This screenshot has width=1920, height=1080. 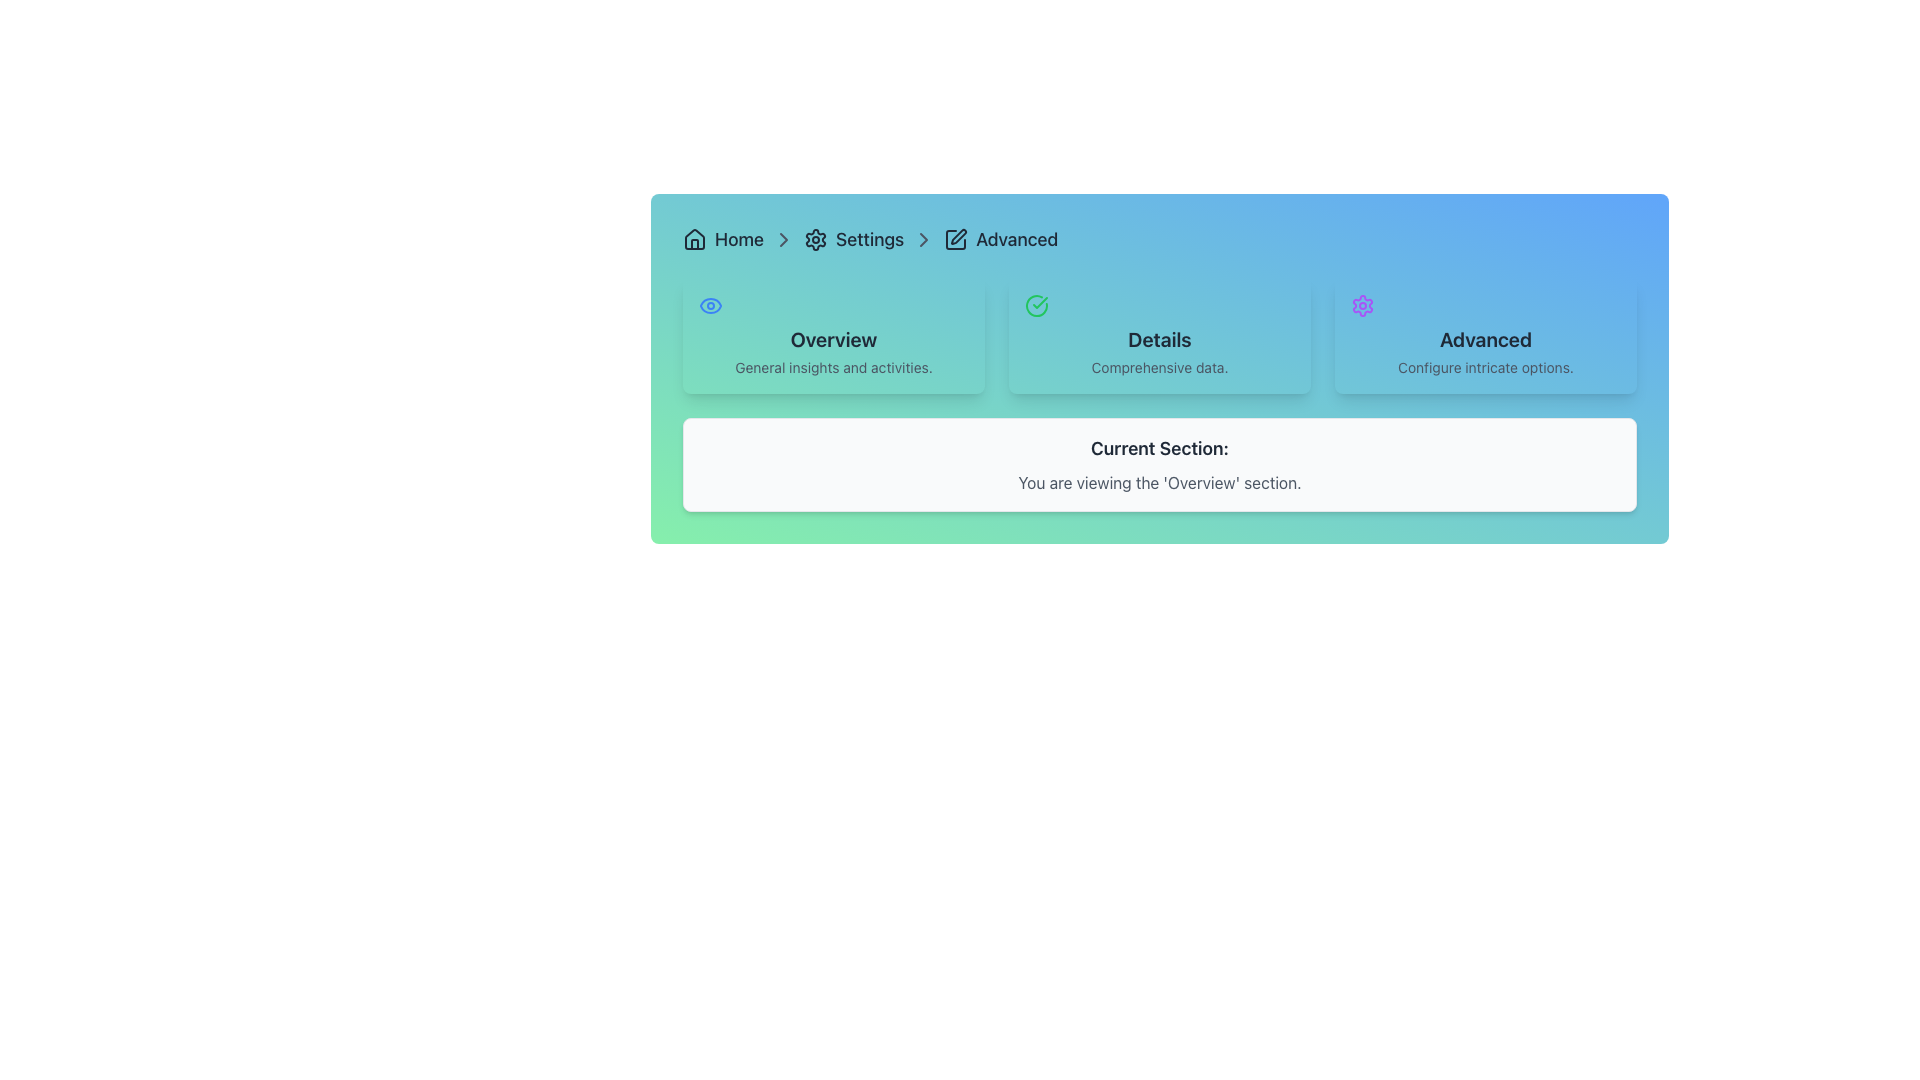 What do you see at coordinates (1160, 334) in the screenshot?
I see `information from the Section Block that contains a green check circle icon, bold text 'Details', and descriptive text 'Comprehensive data.'` at bounding box center [1160, 334].